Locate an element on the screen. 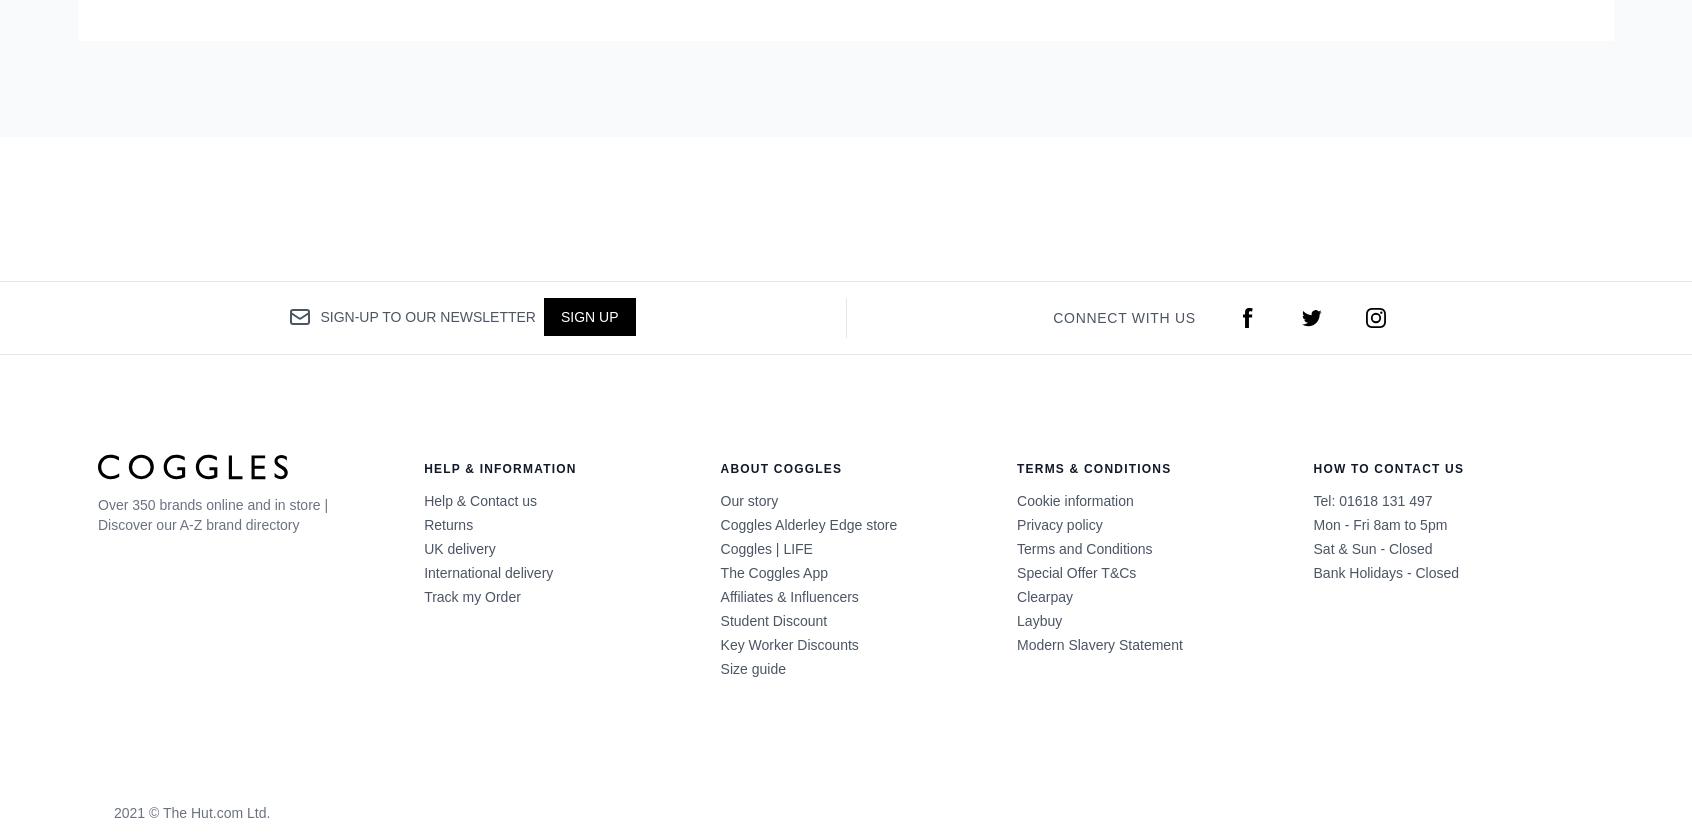 This screenshot has height=839, width=1692. 'Track my Order' is located at coordinates (471, 595).